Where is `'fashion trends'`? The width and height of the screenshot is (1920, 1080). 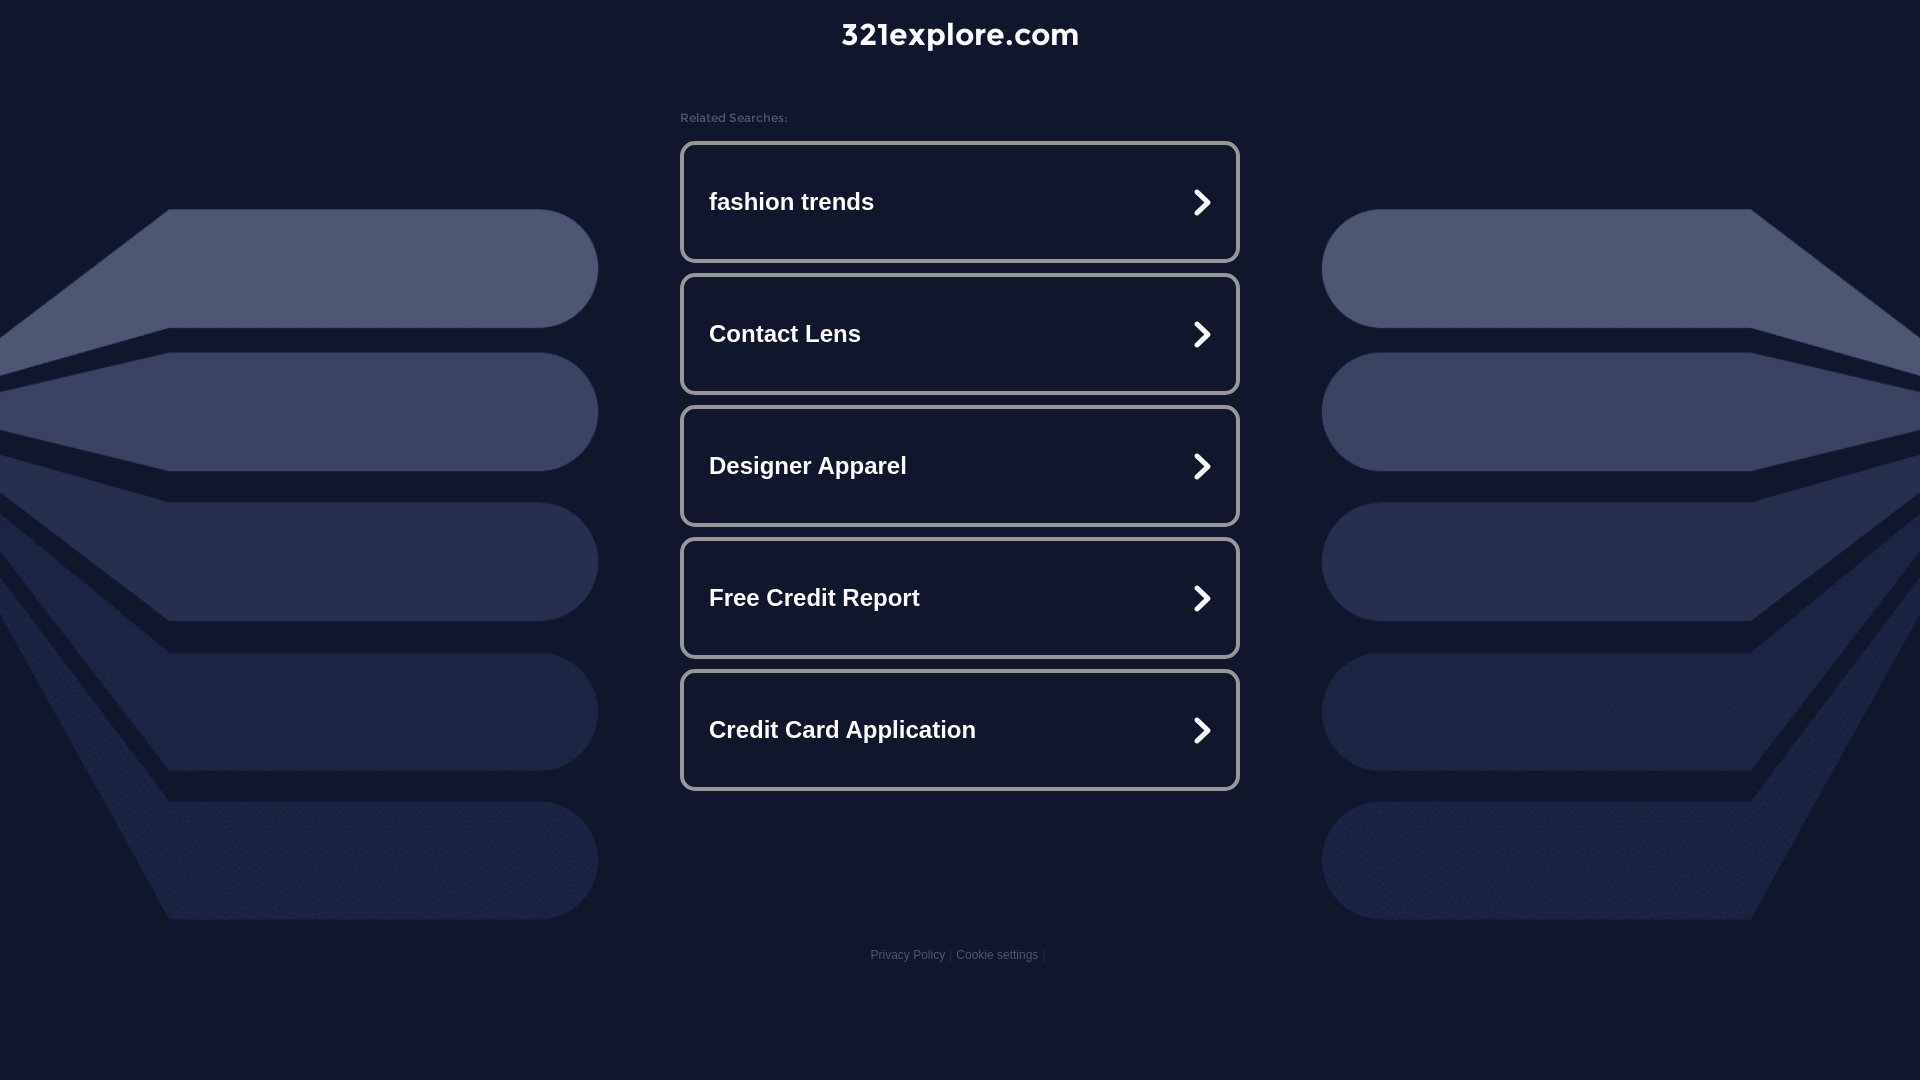
'fashion trends' is located at coordinates (960, 201).